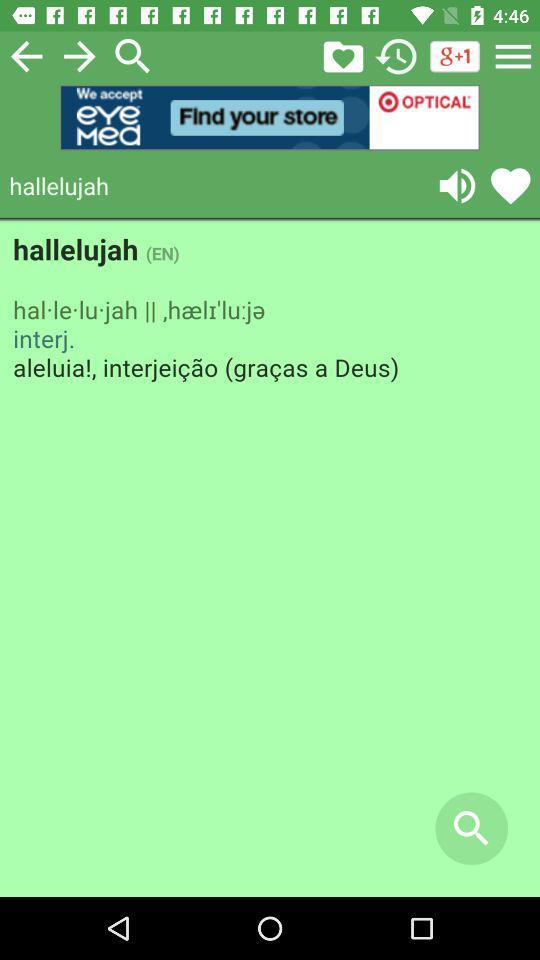 The height and width of the screenshot is (960, 540). I want to click on find your store, so click(270, 117).